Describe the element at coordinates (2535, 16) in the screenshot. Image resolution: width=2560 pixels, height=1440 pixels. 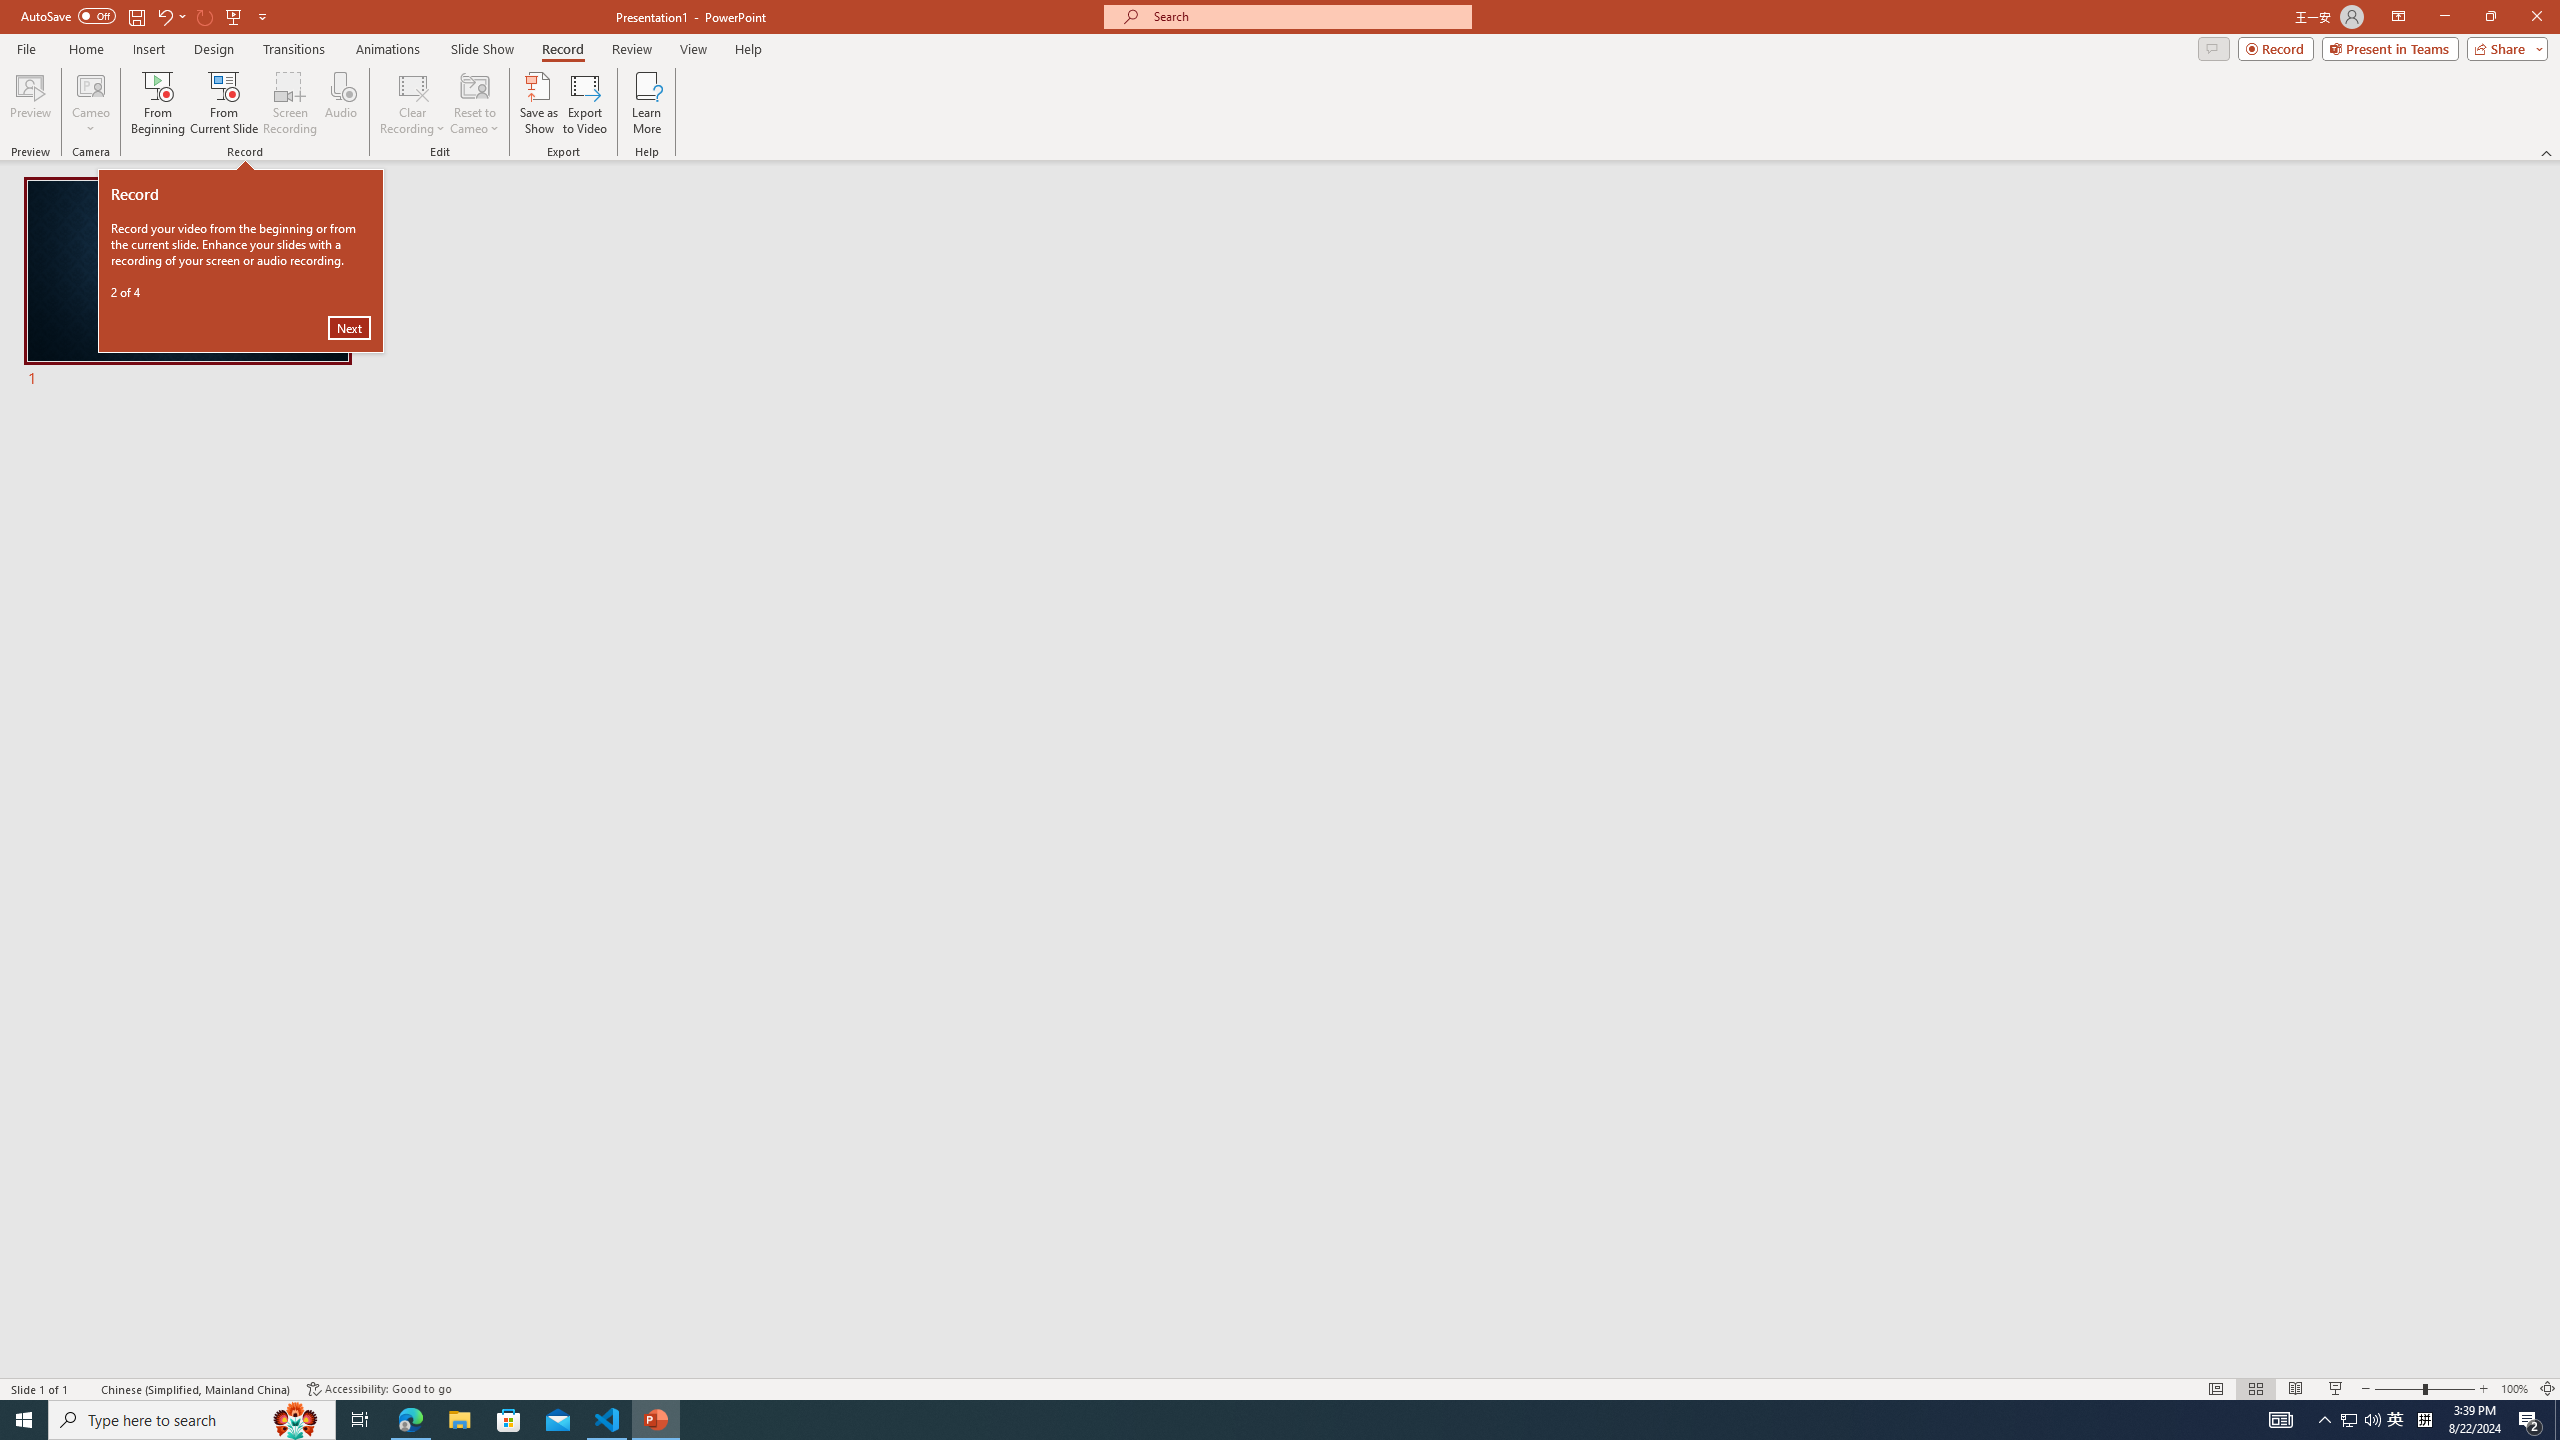
I see `'Close'` at that location.